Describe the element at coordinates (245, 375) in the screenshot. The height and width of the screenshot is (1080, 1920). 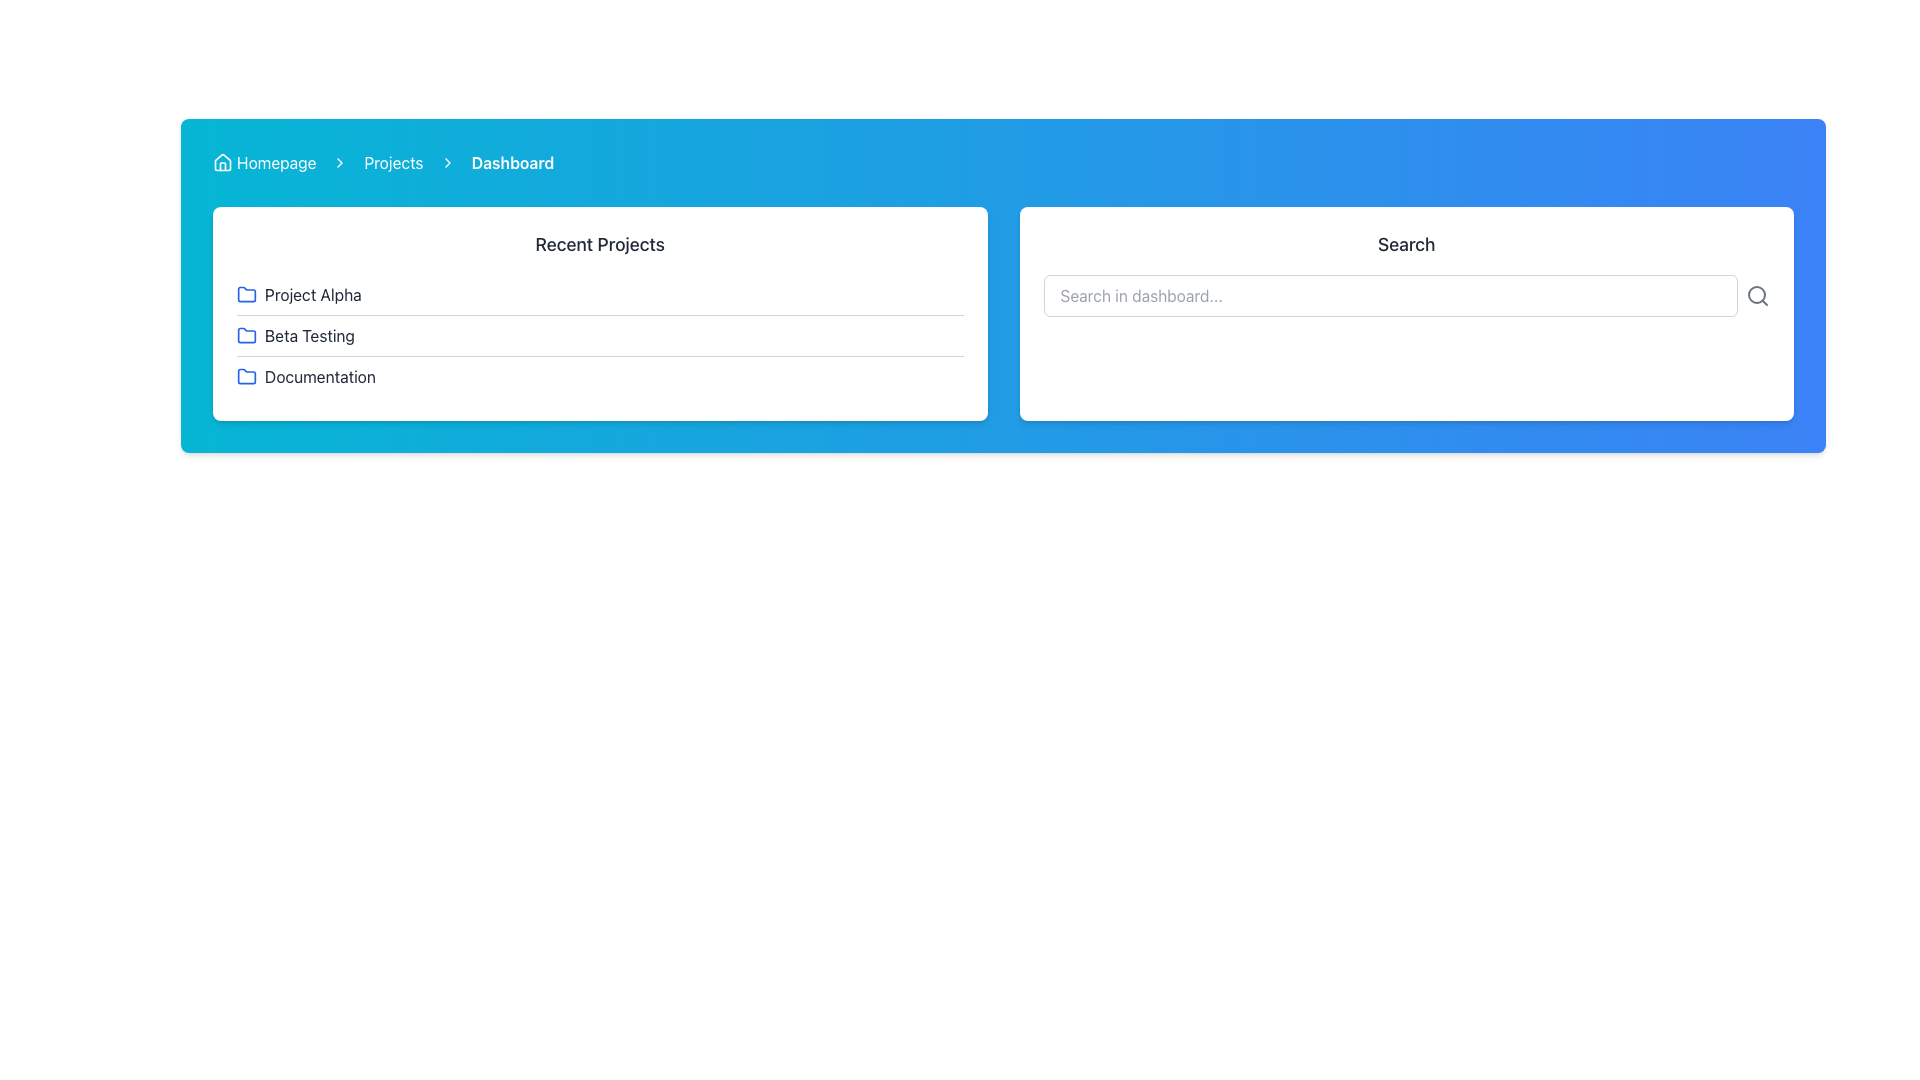
I see `the folder icon segment associated with the 'Documentation' item in the Recent Projects section, which has a blue outline and rounded corners` at that location.